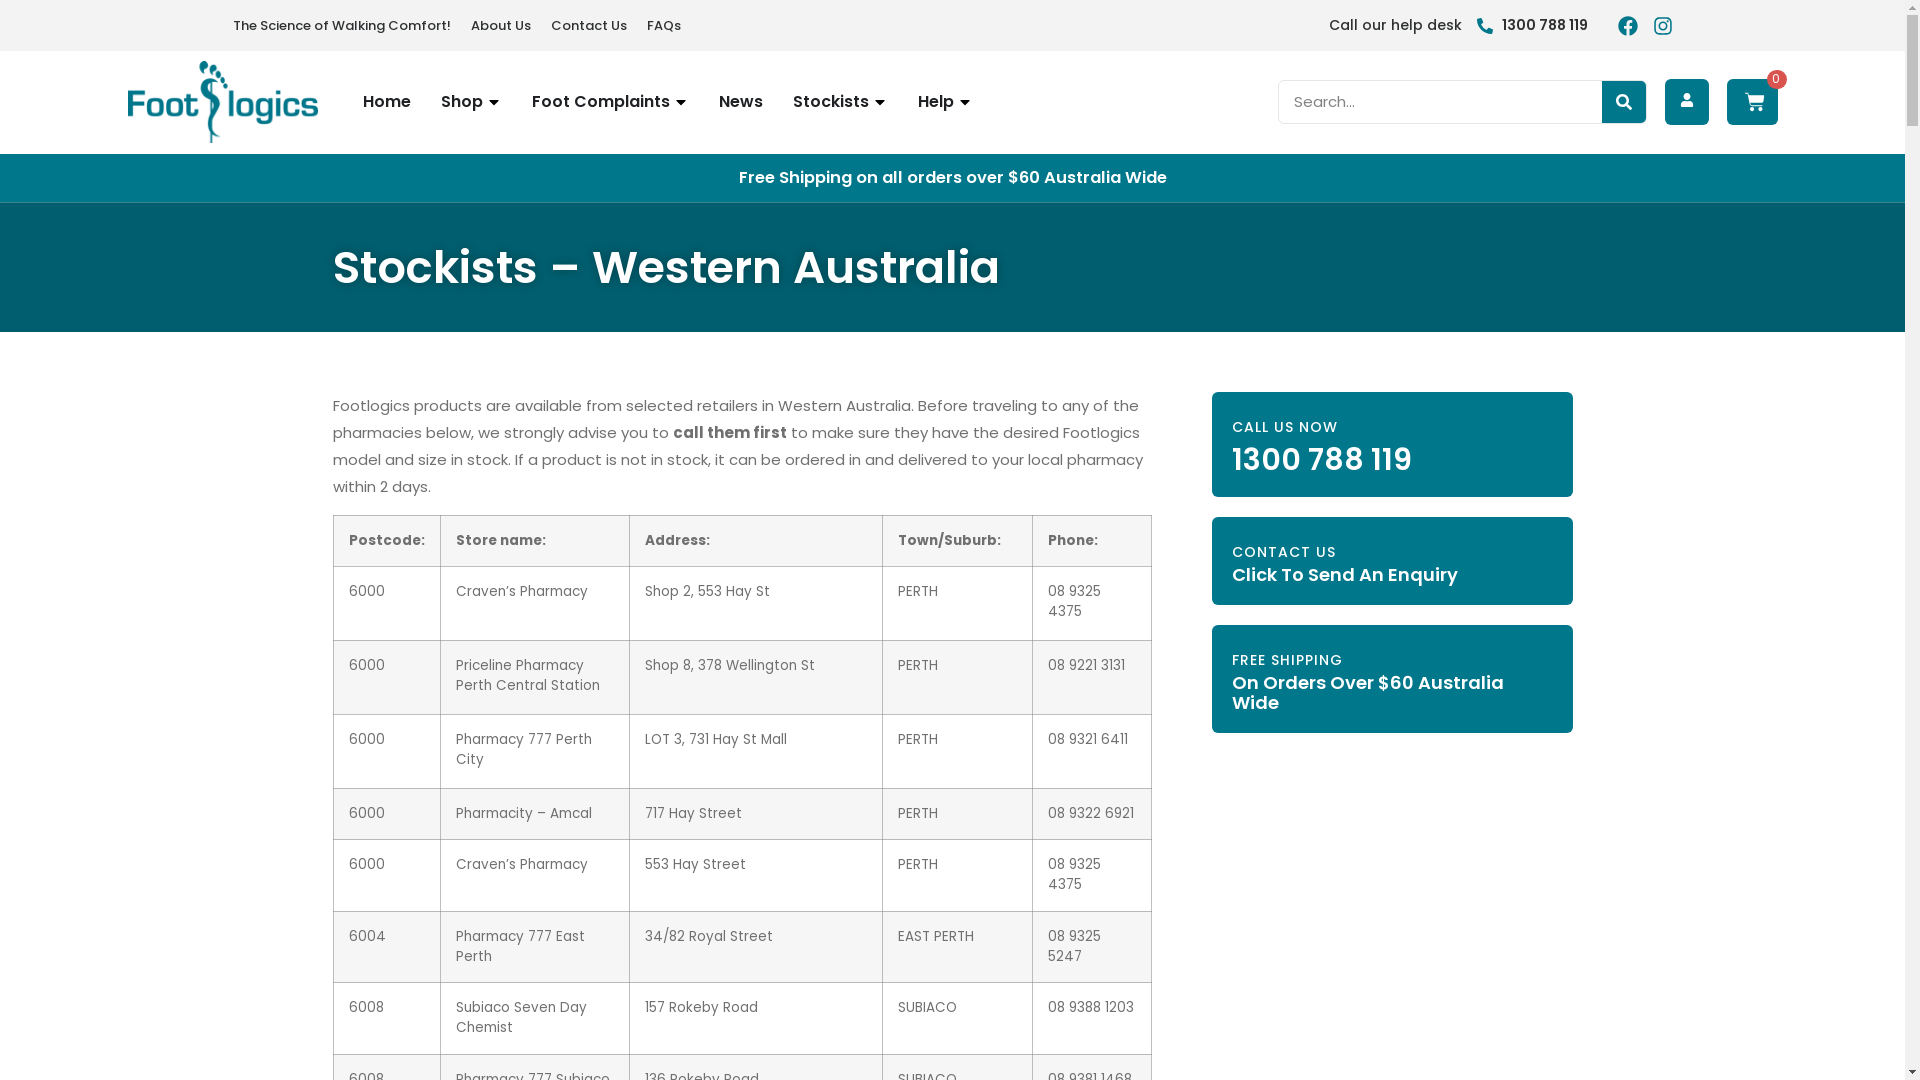  I want to click on '1300 788 119', so click(1530, 25).